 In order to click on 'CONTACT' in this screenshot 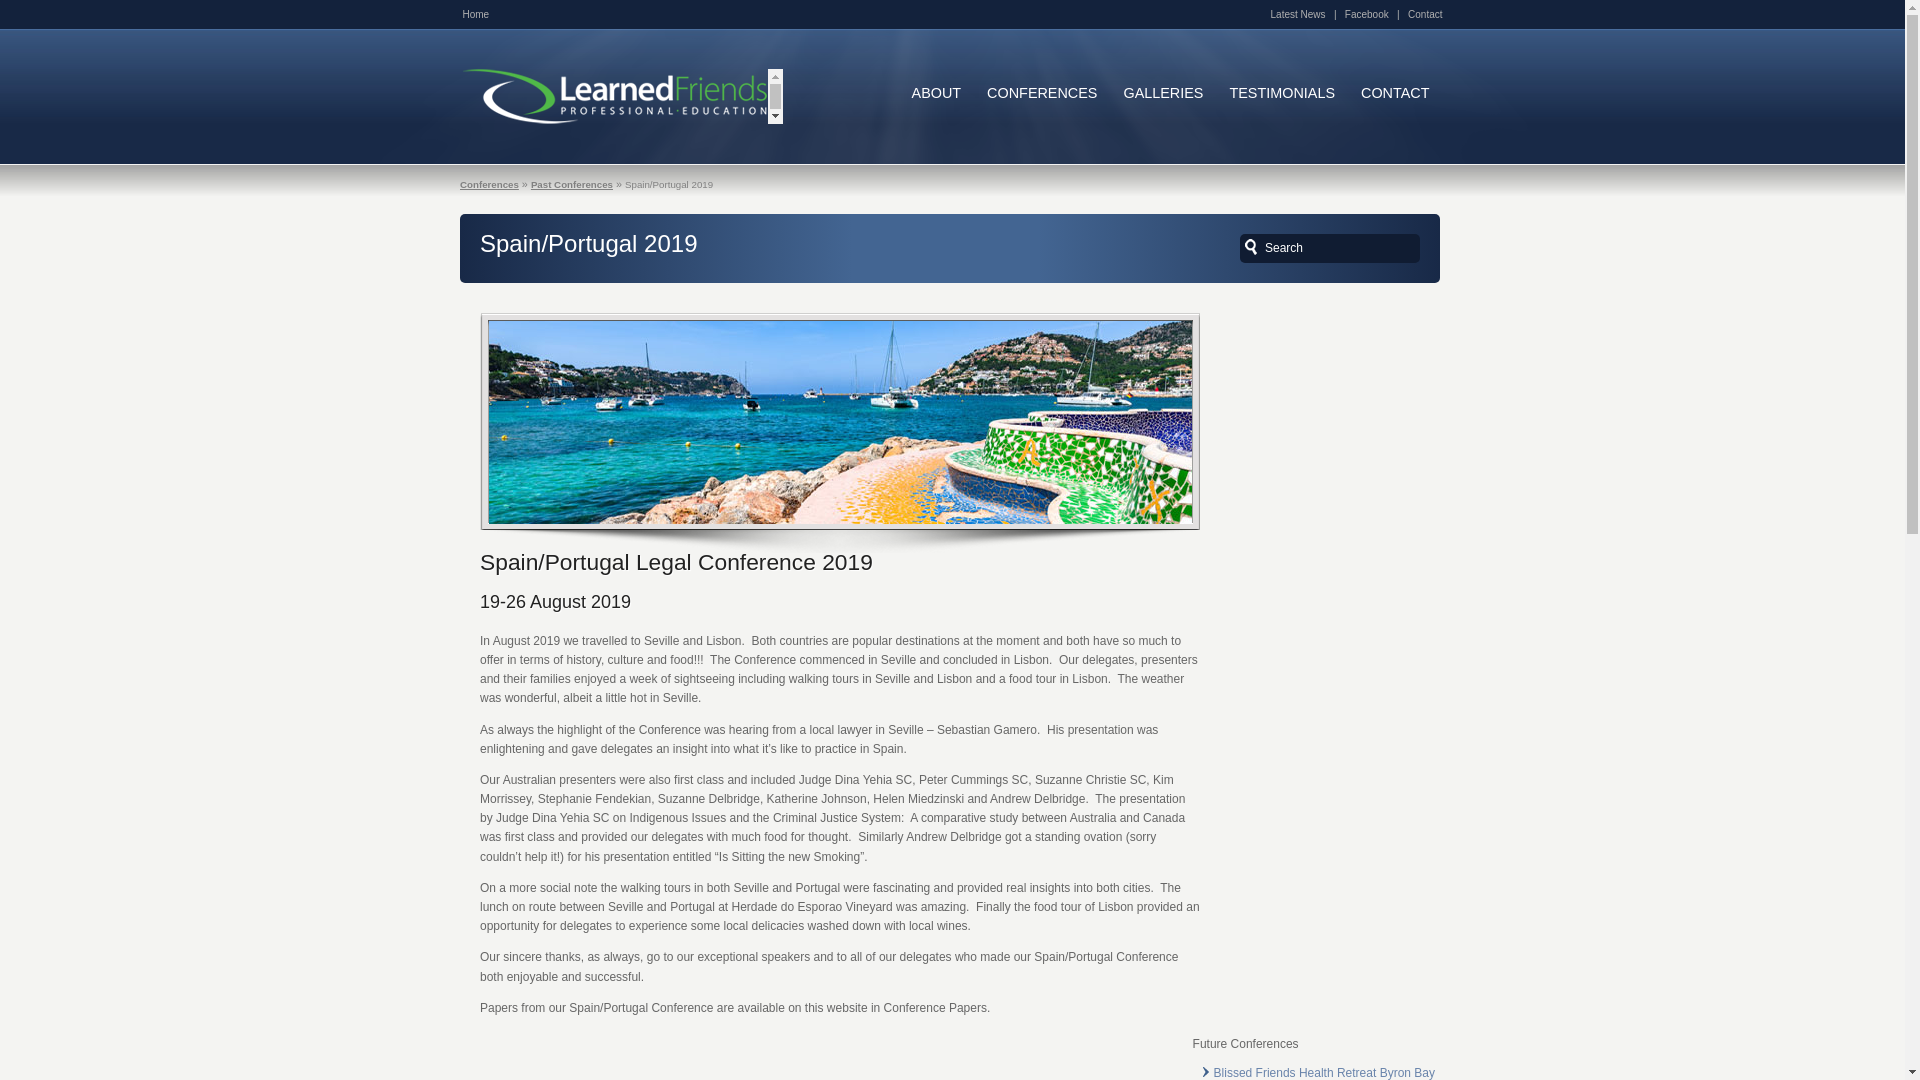, I will do `click(1348, 93)`.